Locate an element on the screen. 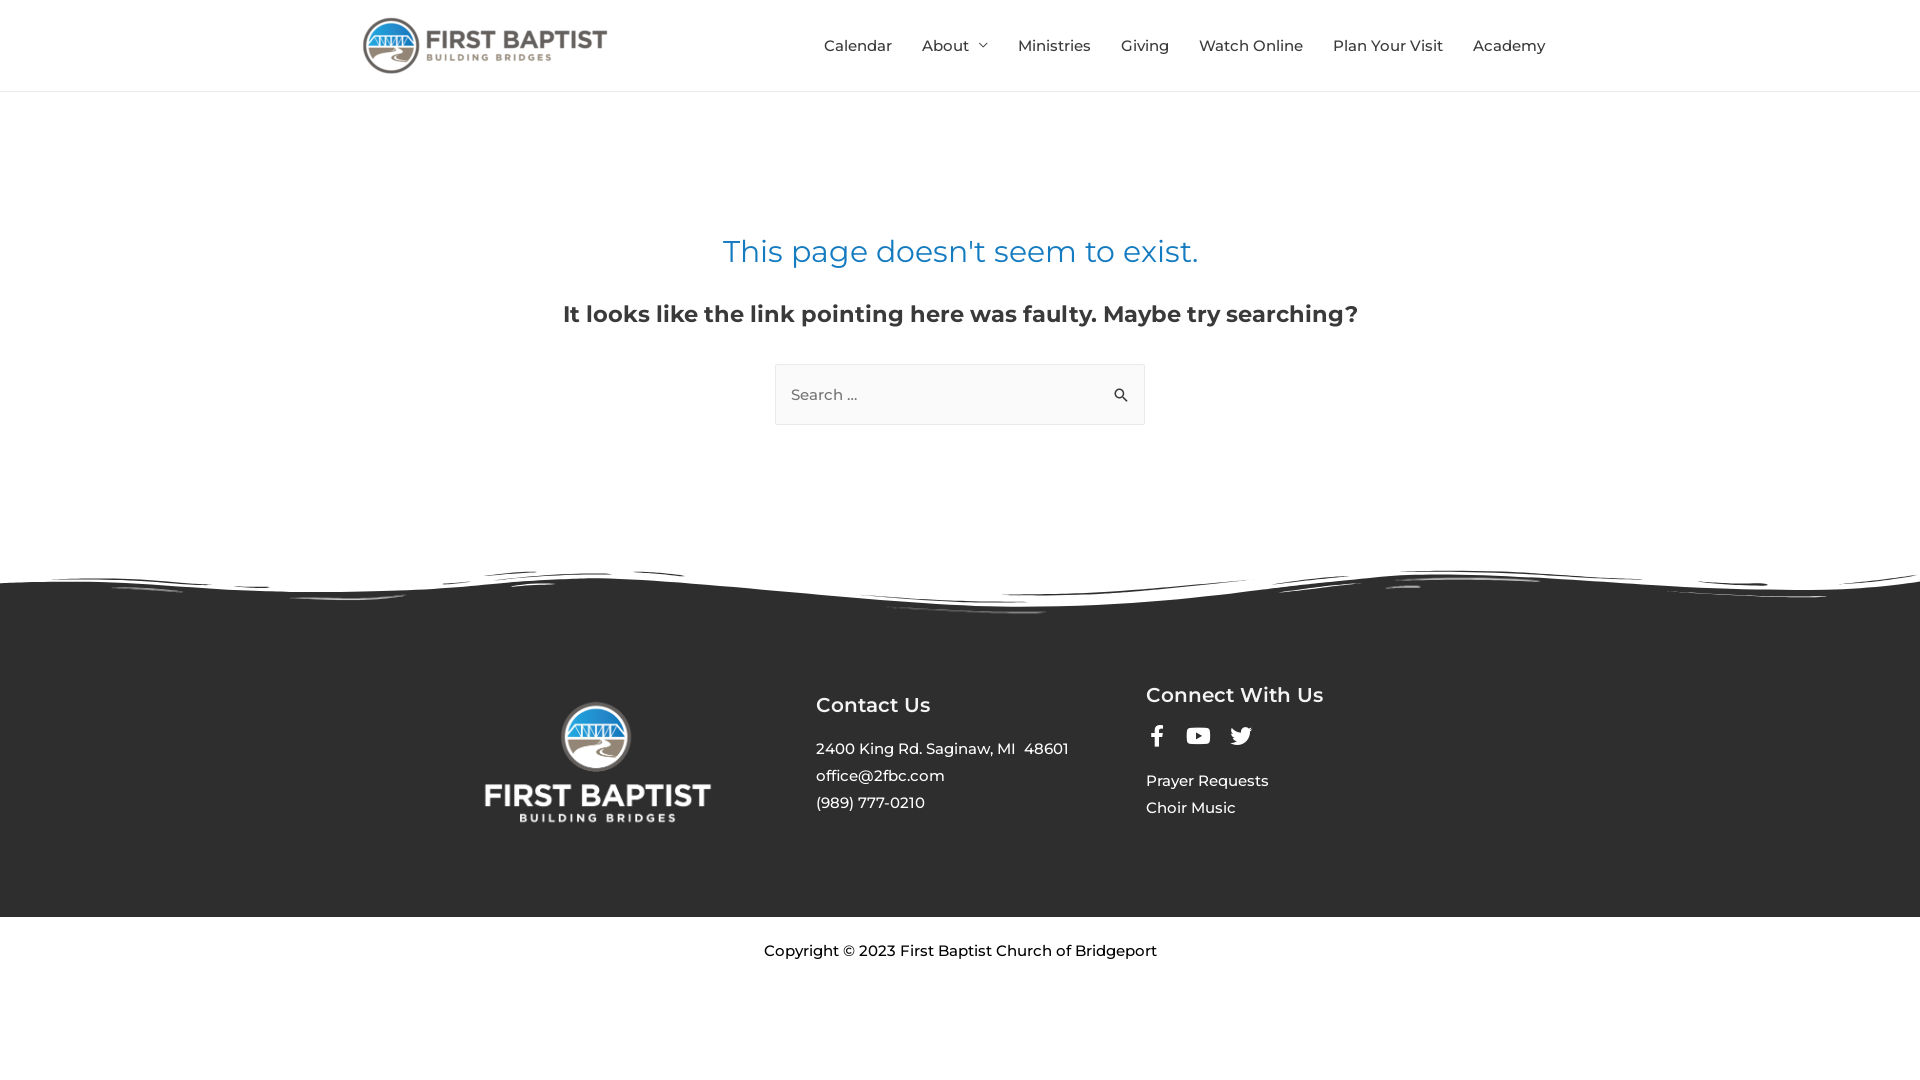 The width and height of the screenshot is (1920, 1080). 'Calendar' is located at coordinates (858, 45).